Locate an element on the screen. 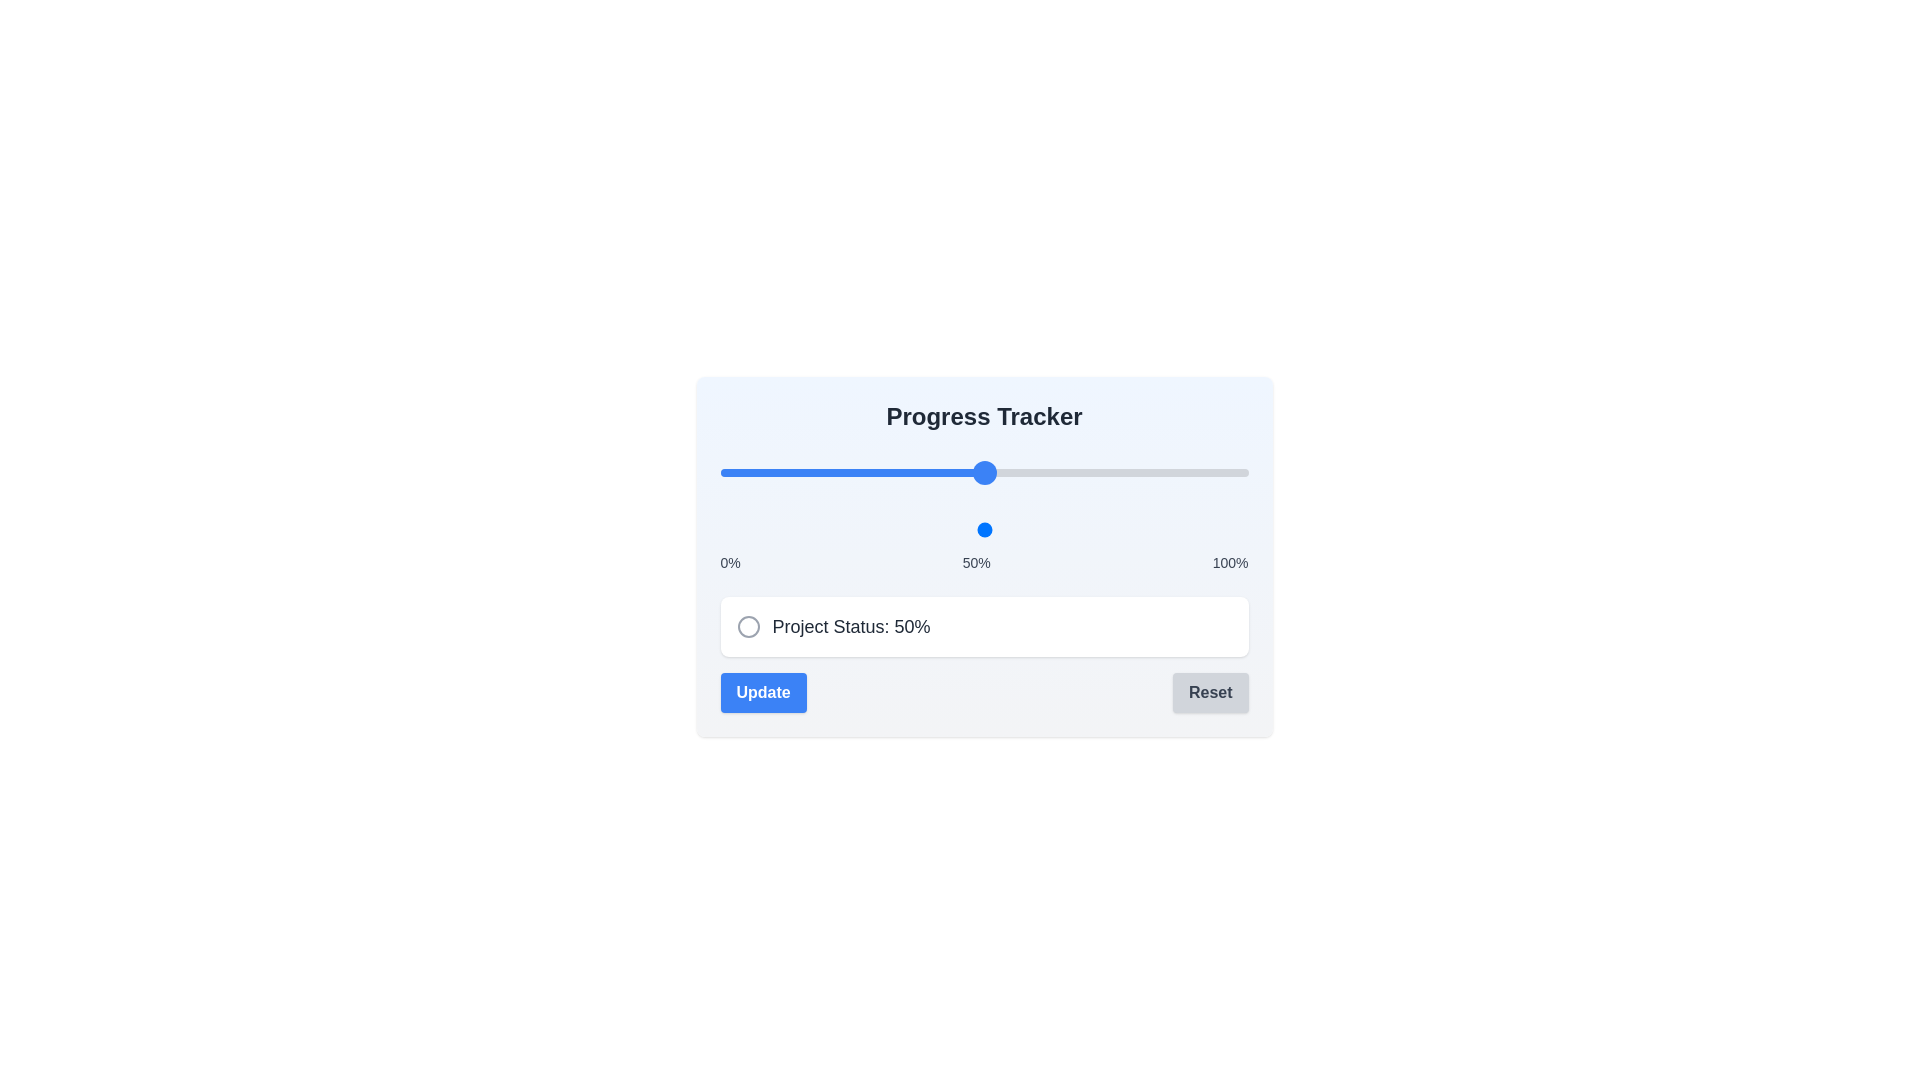 The height and width of the screenshot is (1080, 1920). 'Update' button to confirm the current progress is located at coordinates (762, 692).